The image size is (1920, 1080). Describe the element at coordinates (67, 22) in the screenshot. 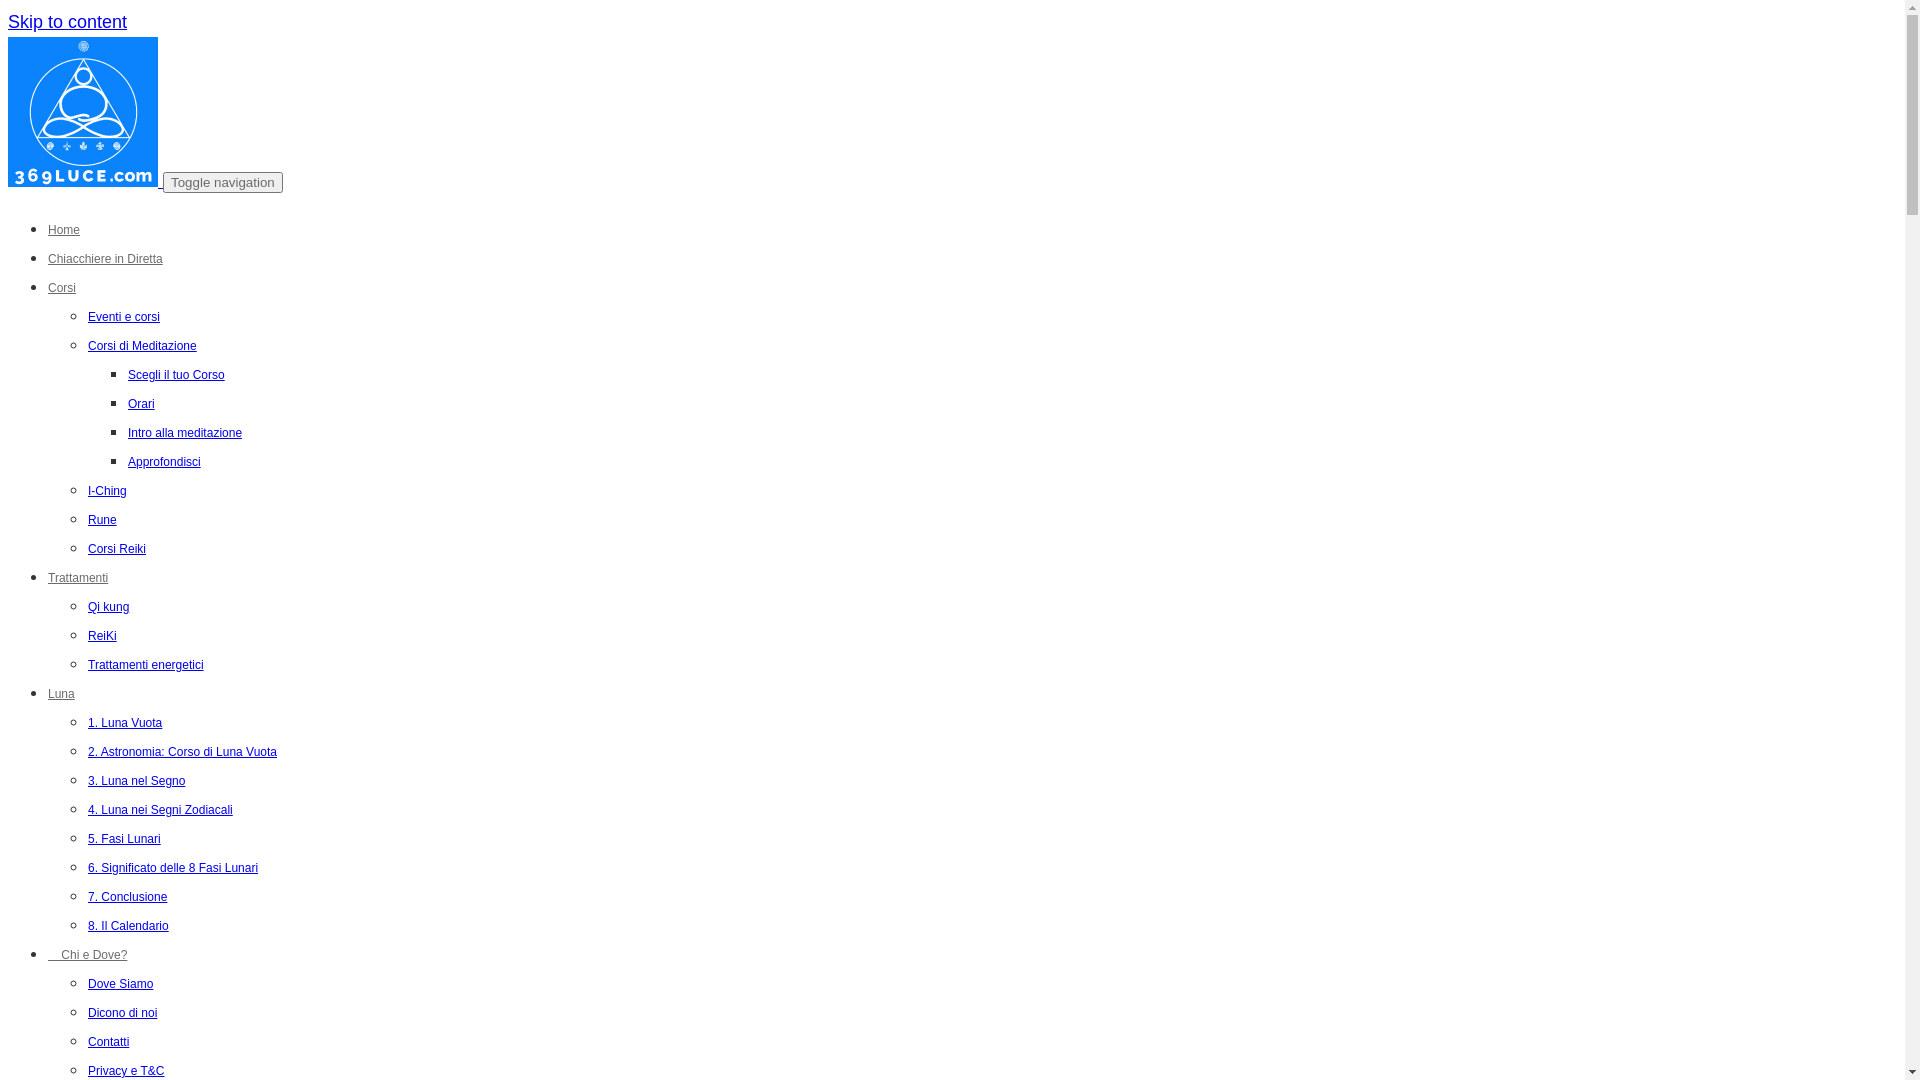

I see `'Skip to content'` at that location.